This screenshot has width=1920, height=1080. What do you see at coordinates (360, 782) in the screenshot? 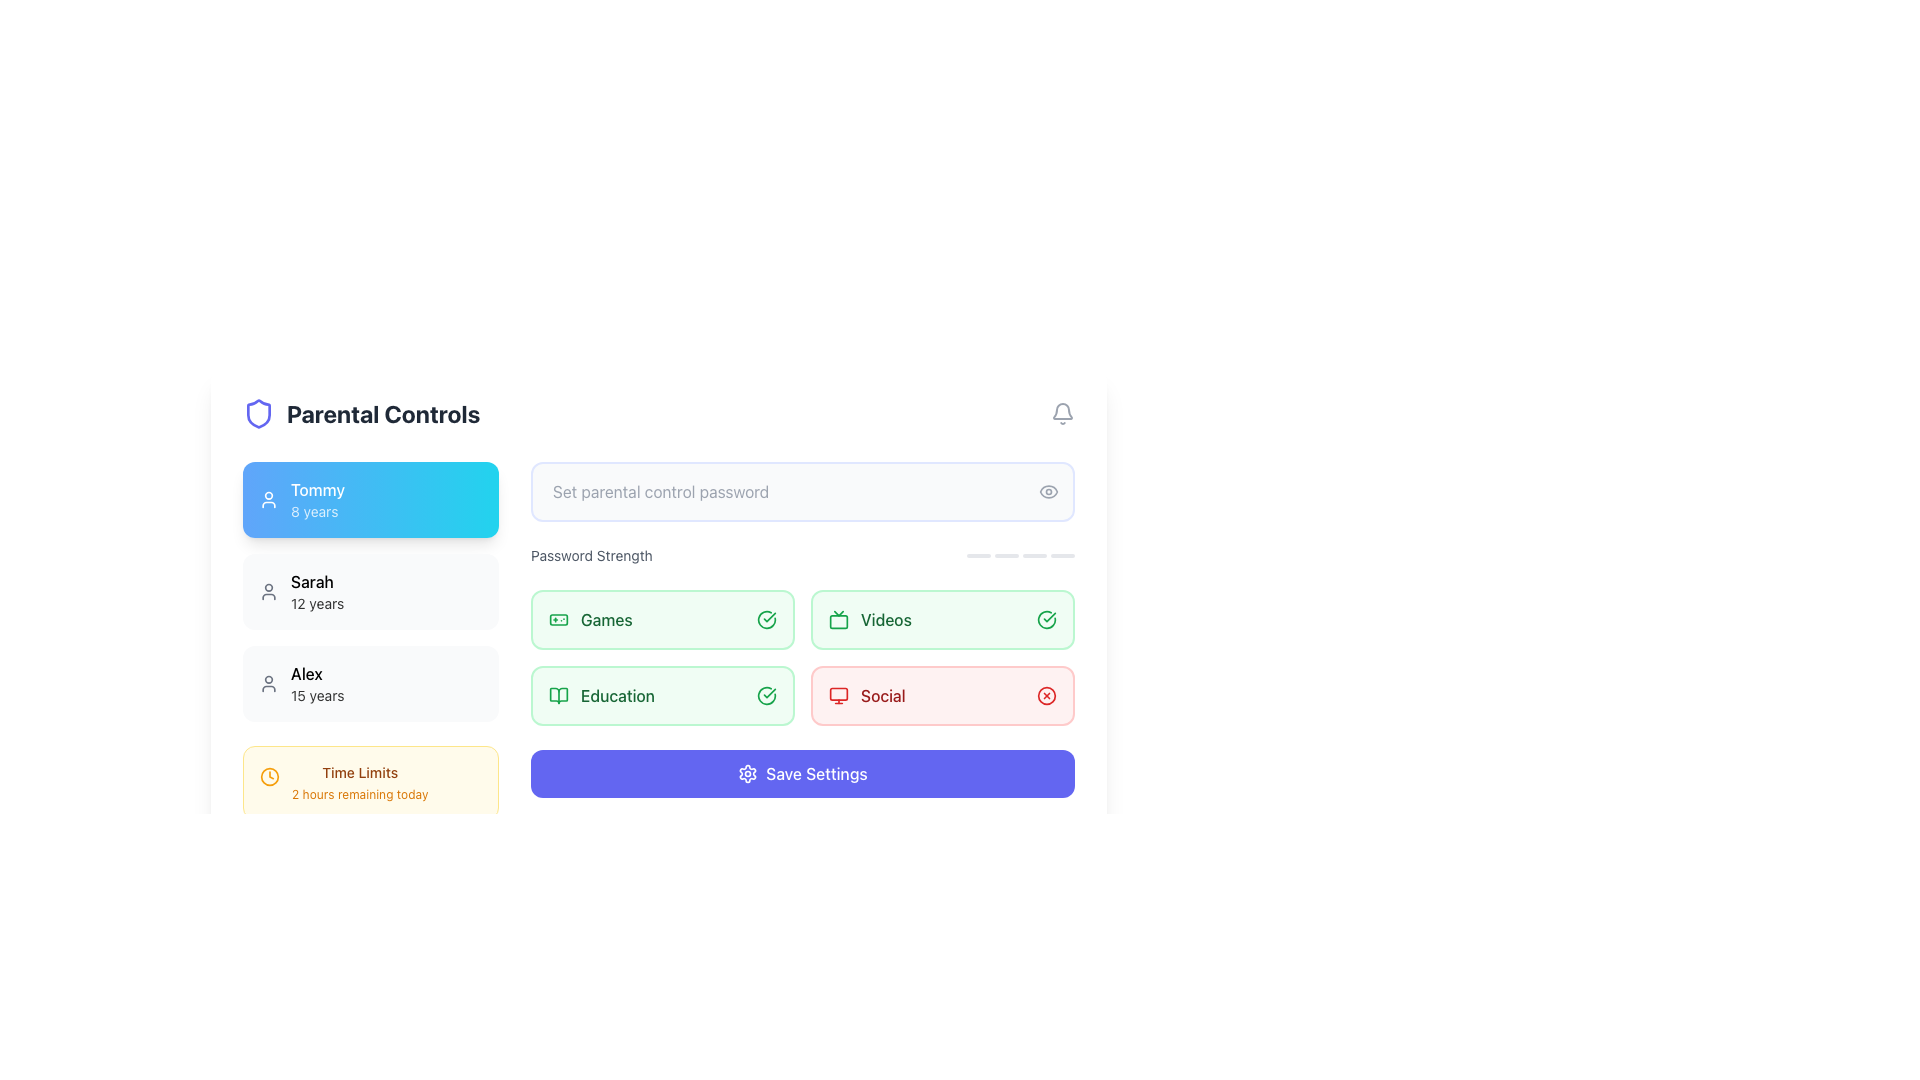
I see `the 'Time Limits' Text Display, which features a medium-sized amber title and a smaller subtitle indicating '2 hours remaining today', located near the bottom left of the interface` at bounding box center [360, 782].